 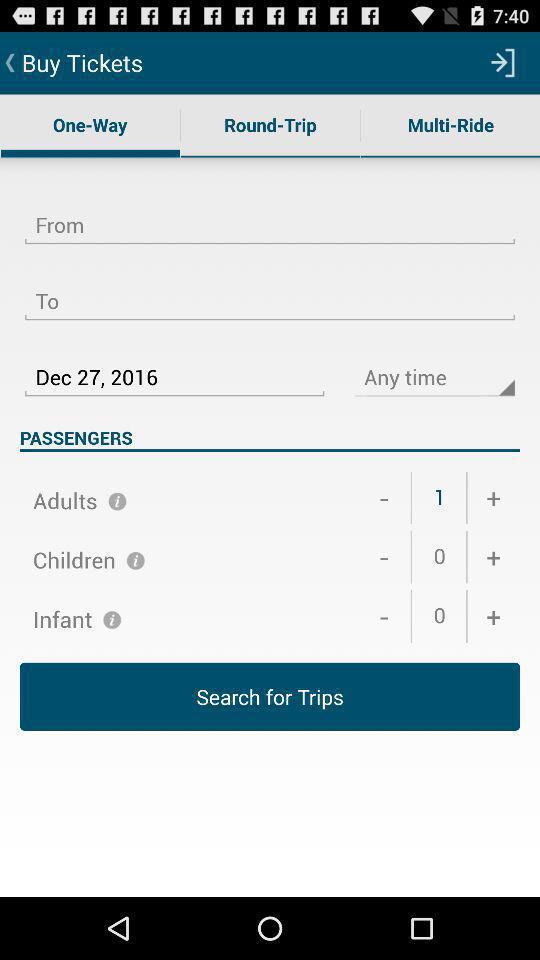 What do you see at coordinates (384, 557) in the screenshot?
I see `the item above the 0 item` at bounding box center [384, 557].